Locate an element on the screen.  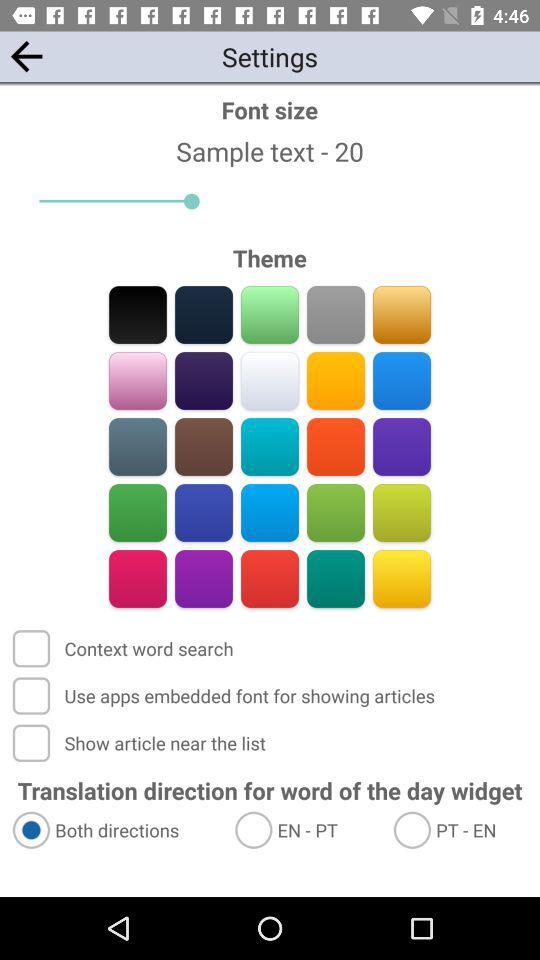
color select is located at coordinates (335, 314).